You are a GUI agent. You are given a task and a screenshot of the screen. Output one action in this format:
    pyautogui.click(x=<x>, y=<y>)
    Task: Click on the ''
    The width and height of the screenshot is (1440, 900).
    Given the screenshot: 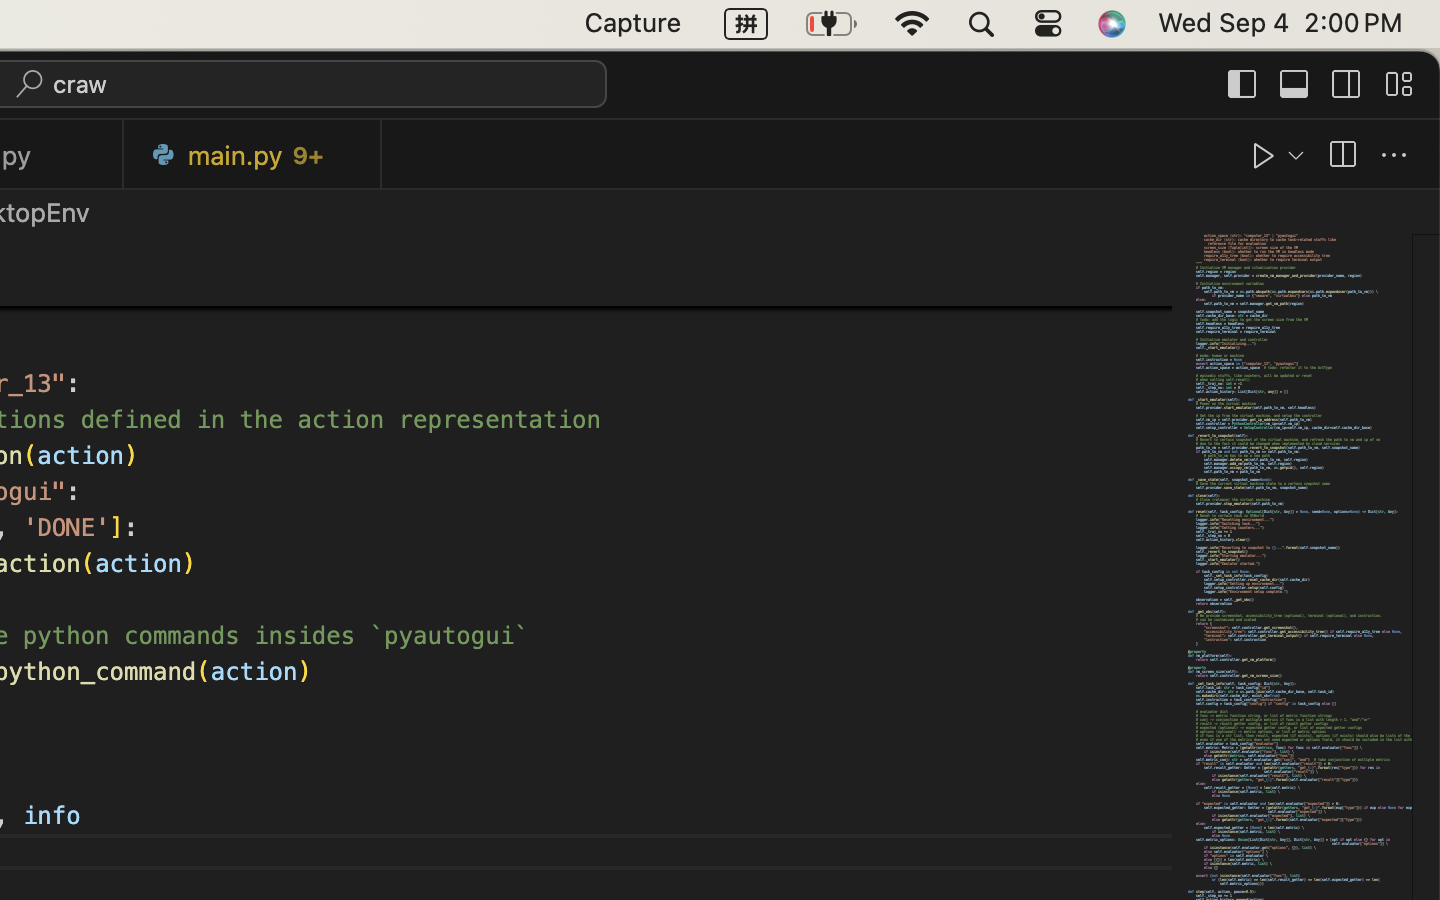 What is the action you would take?
    pyautogui.click(x=1340, y=155)
    